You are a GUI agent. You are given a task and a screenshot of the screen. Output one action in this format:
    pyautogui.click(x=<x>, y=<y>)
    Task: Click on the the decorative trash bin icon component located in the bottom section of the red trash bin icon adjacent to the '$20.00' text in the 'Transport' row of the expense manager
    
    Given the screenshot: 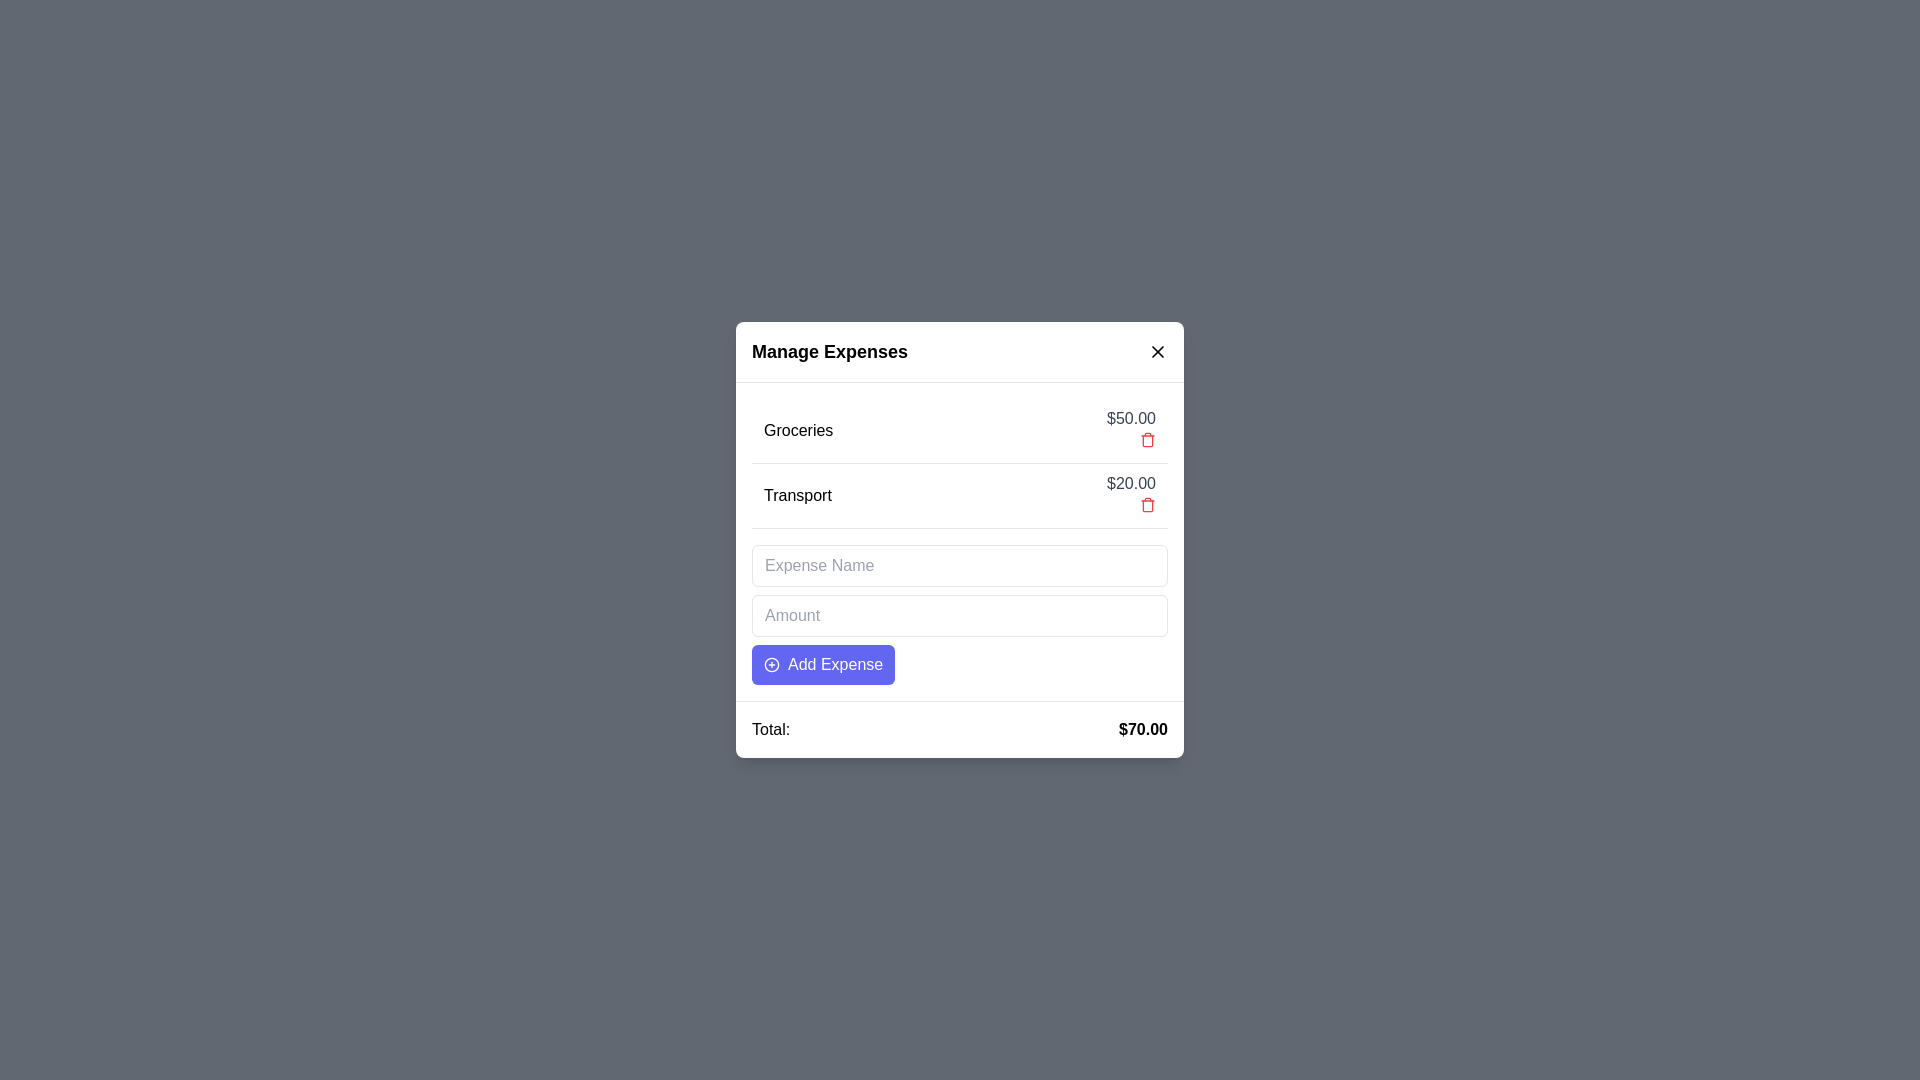 What is the action you would take?
    pyautogui.click(x=1147, y=439)
    